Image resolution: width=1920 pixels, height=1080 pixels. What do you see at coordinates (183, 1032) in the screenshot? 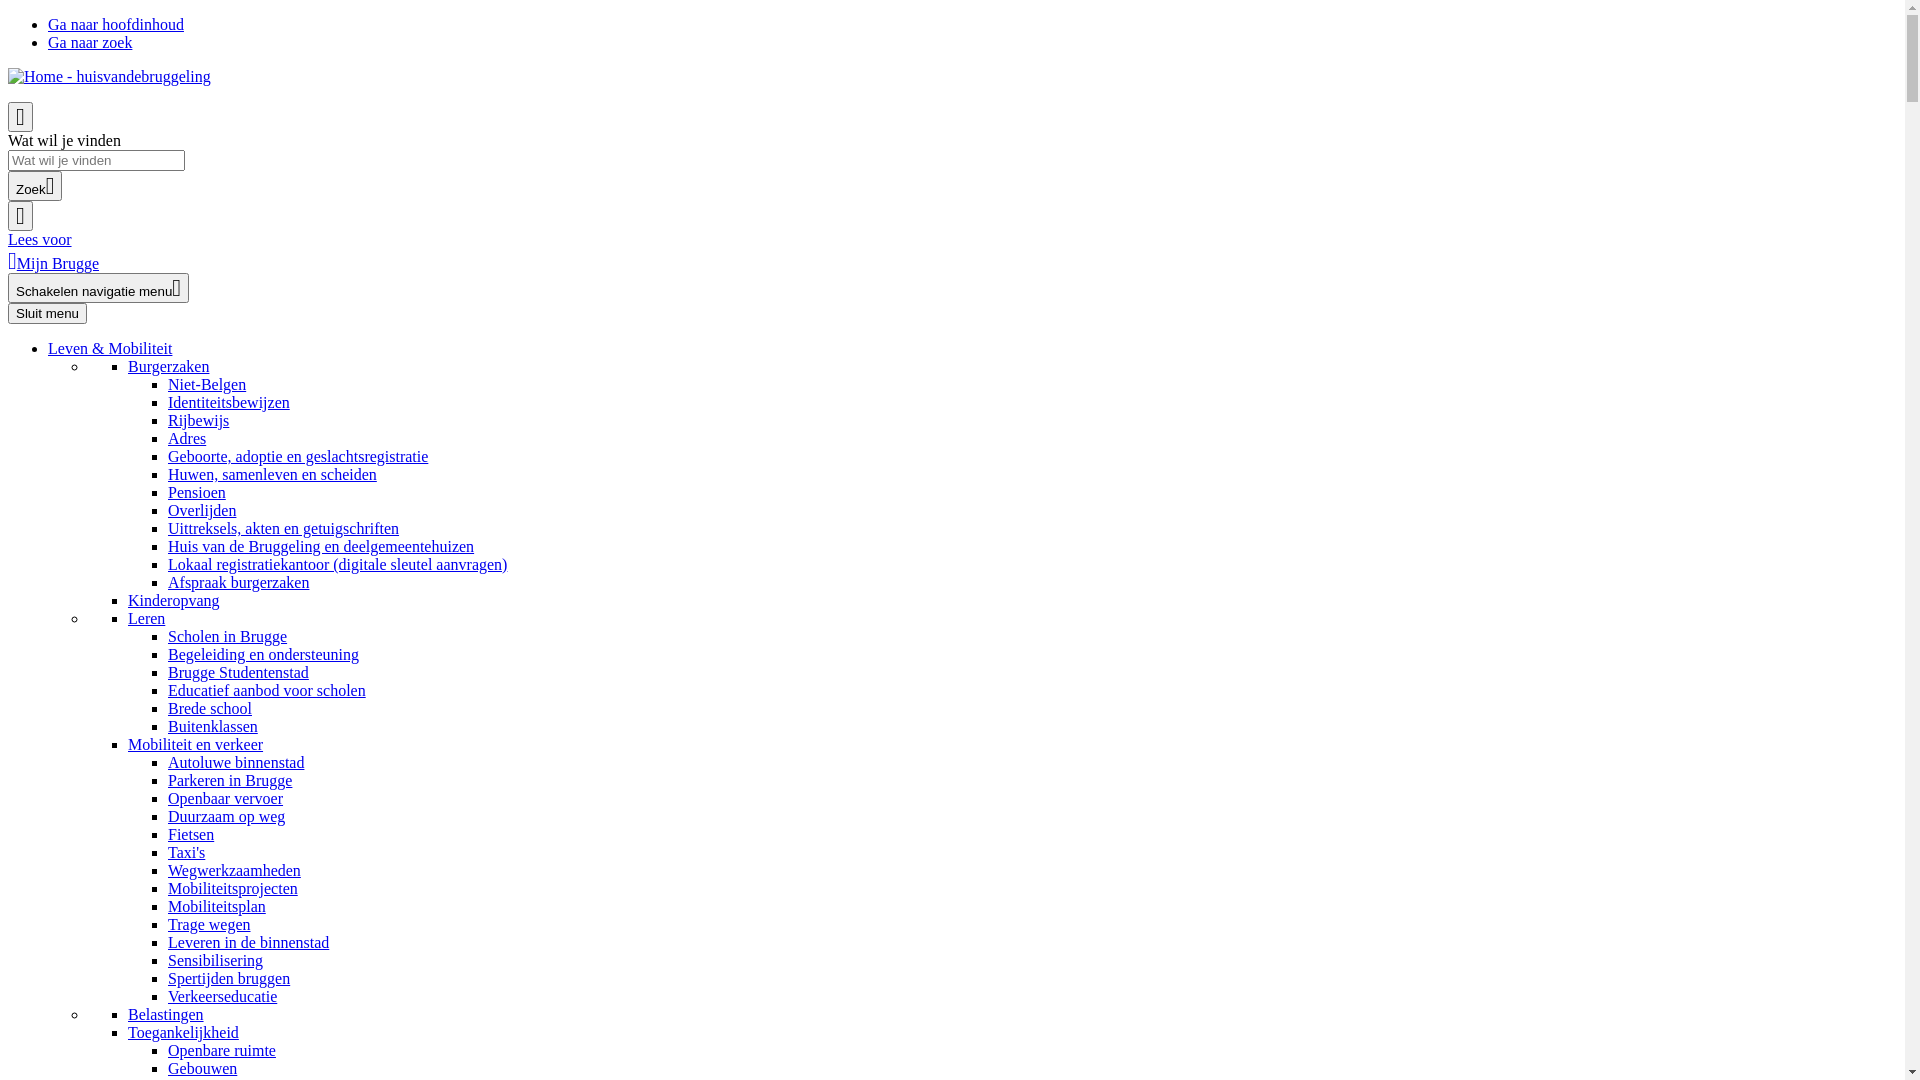
I see `'Toegankelijkheid'` at bounding box center [183, 1032].